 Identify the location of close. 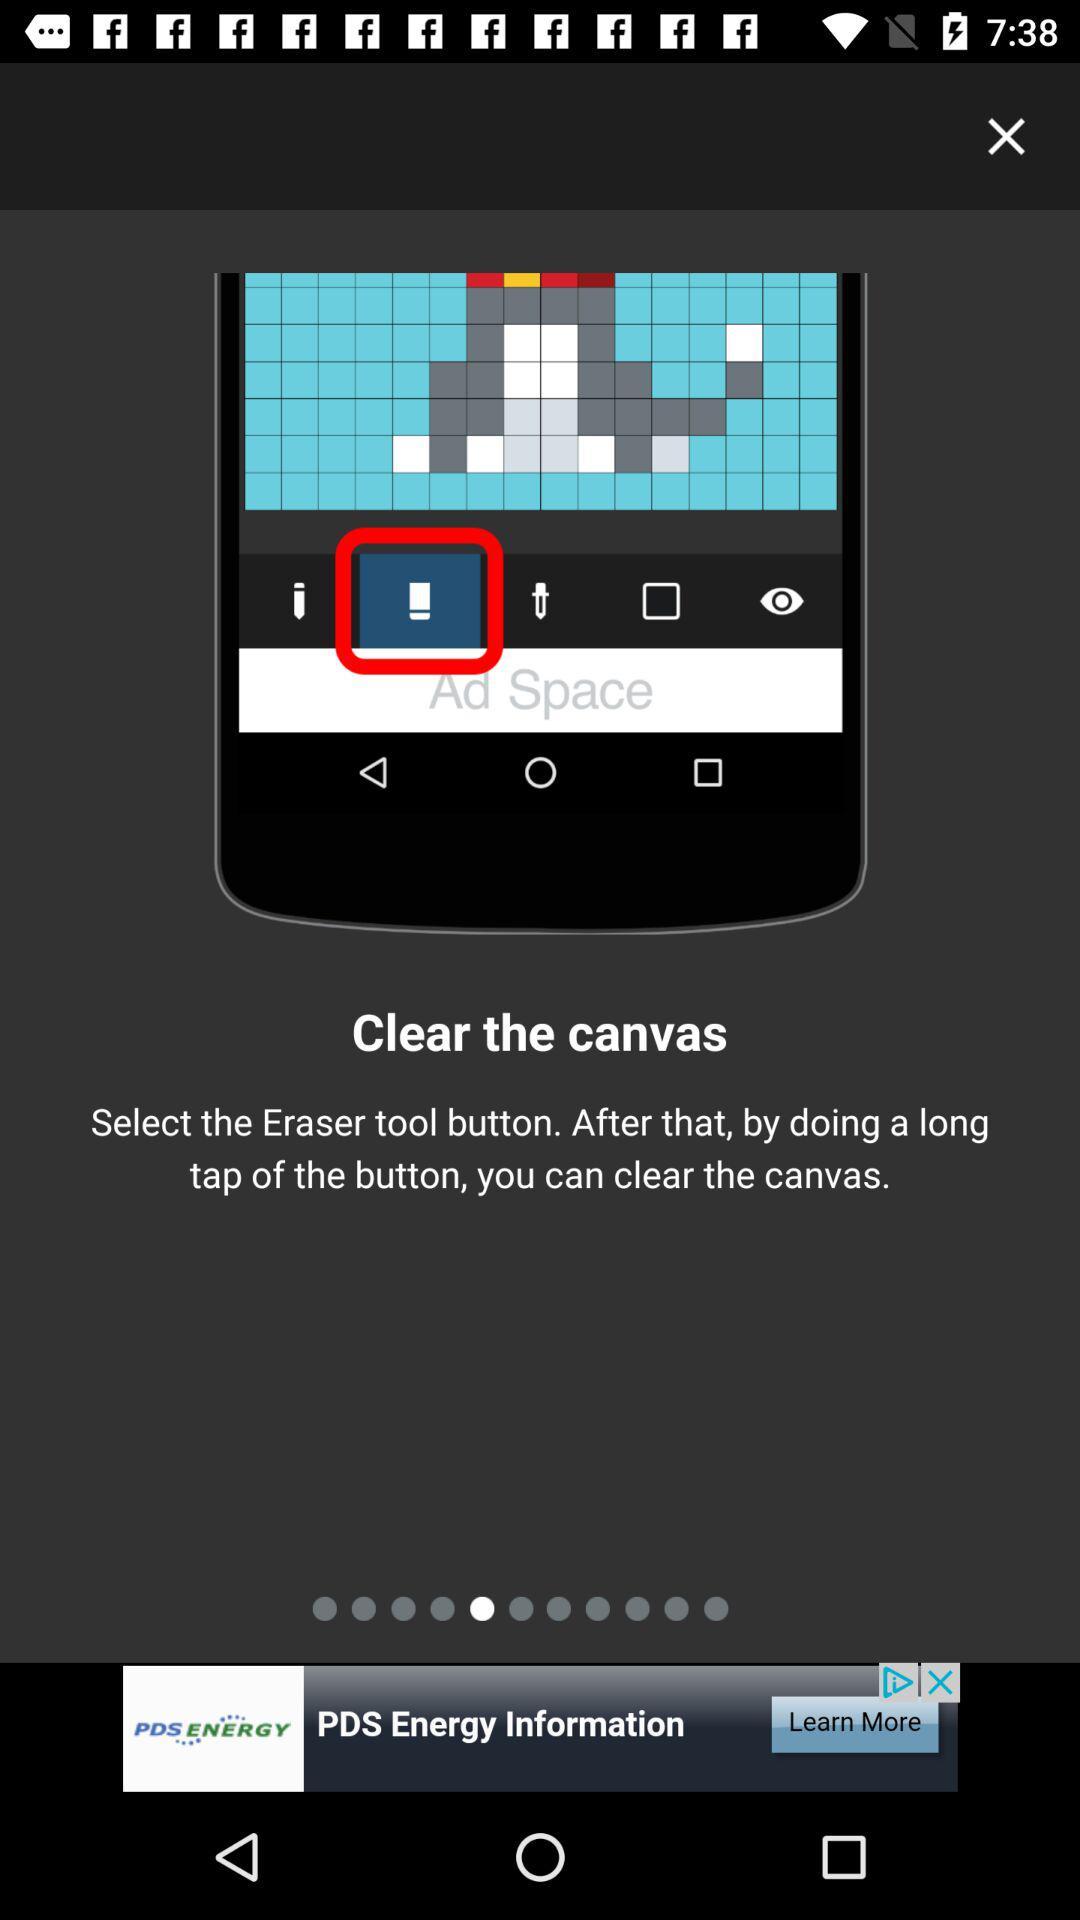
(1006, 135).